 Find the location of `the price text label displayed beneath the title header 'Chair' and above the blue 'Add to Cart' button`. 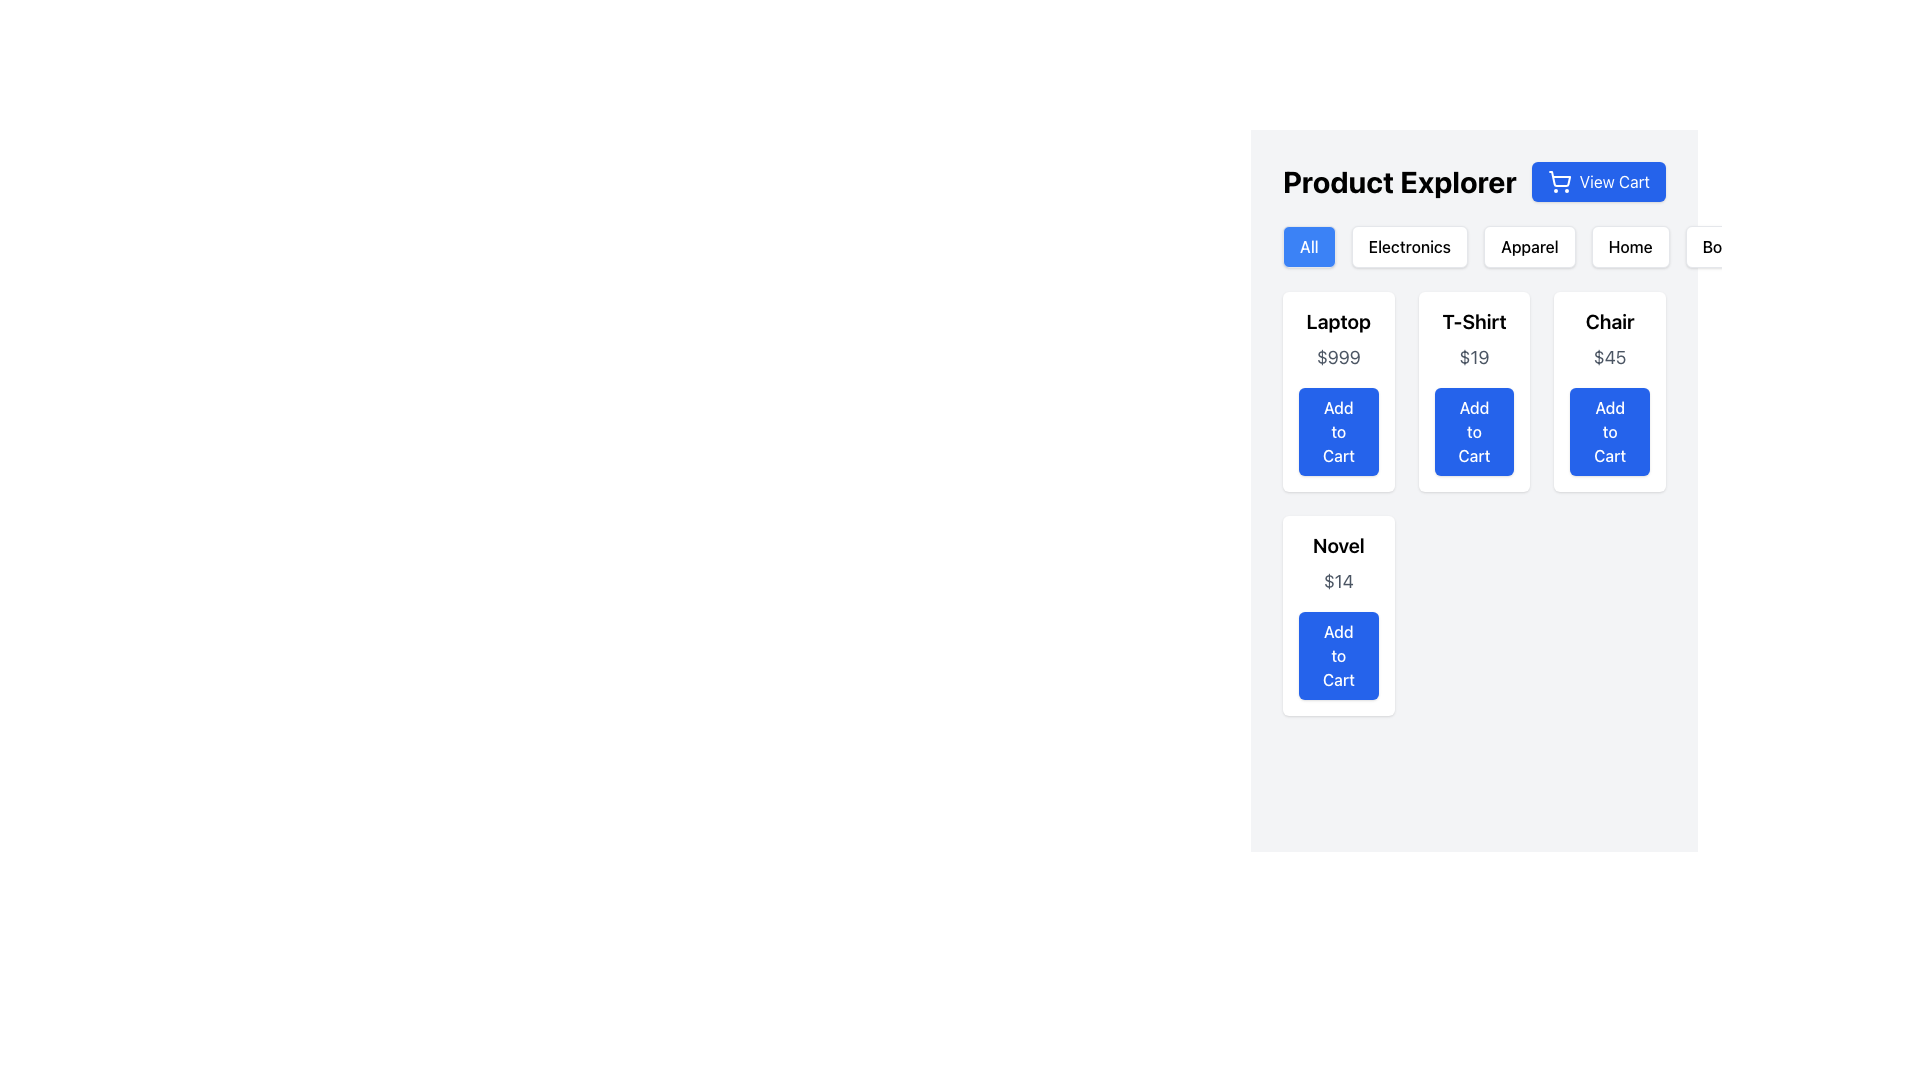

the price text label displayed beneath the title header 'Chair' and above the blue 'Add to Cart' button is located at coordinates (1610, 357).